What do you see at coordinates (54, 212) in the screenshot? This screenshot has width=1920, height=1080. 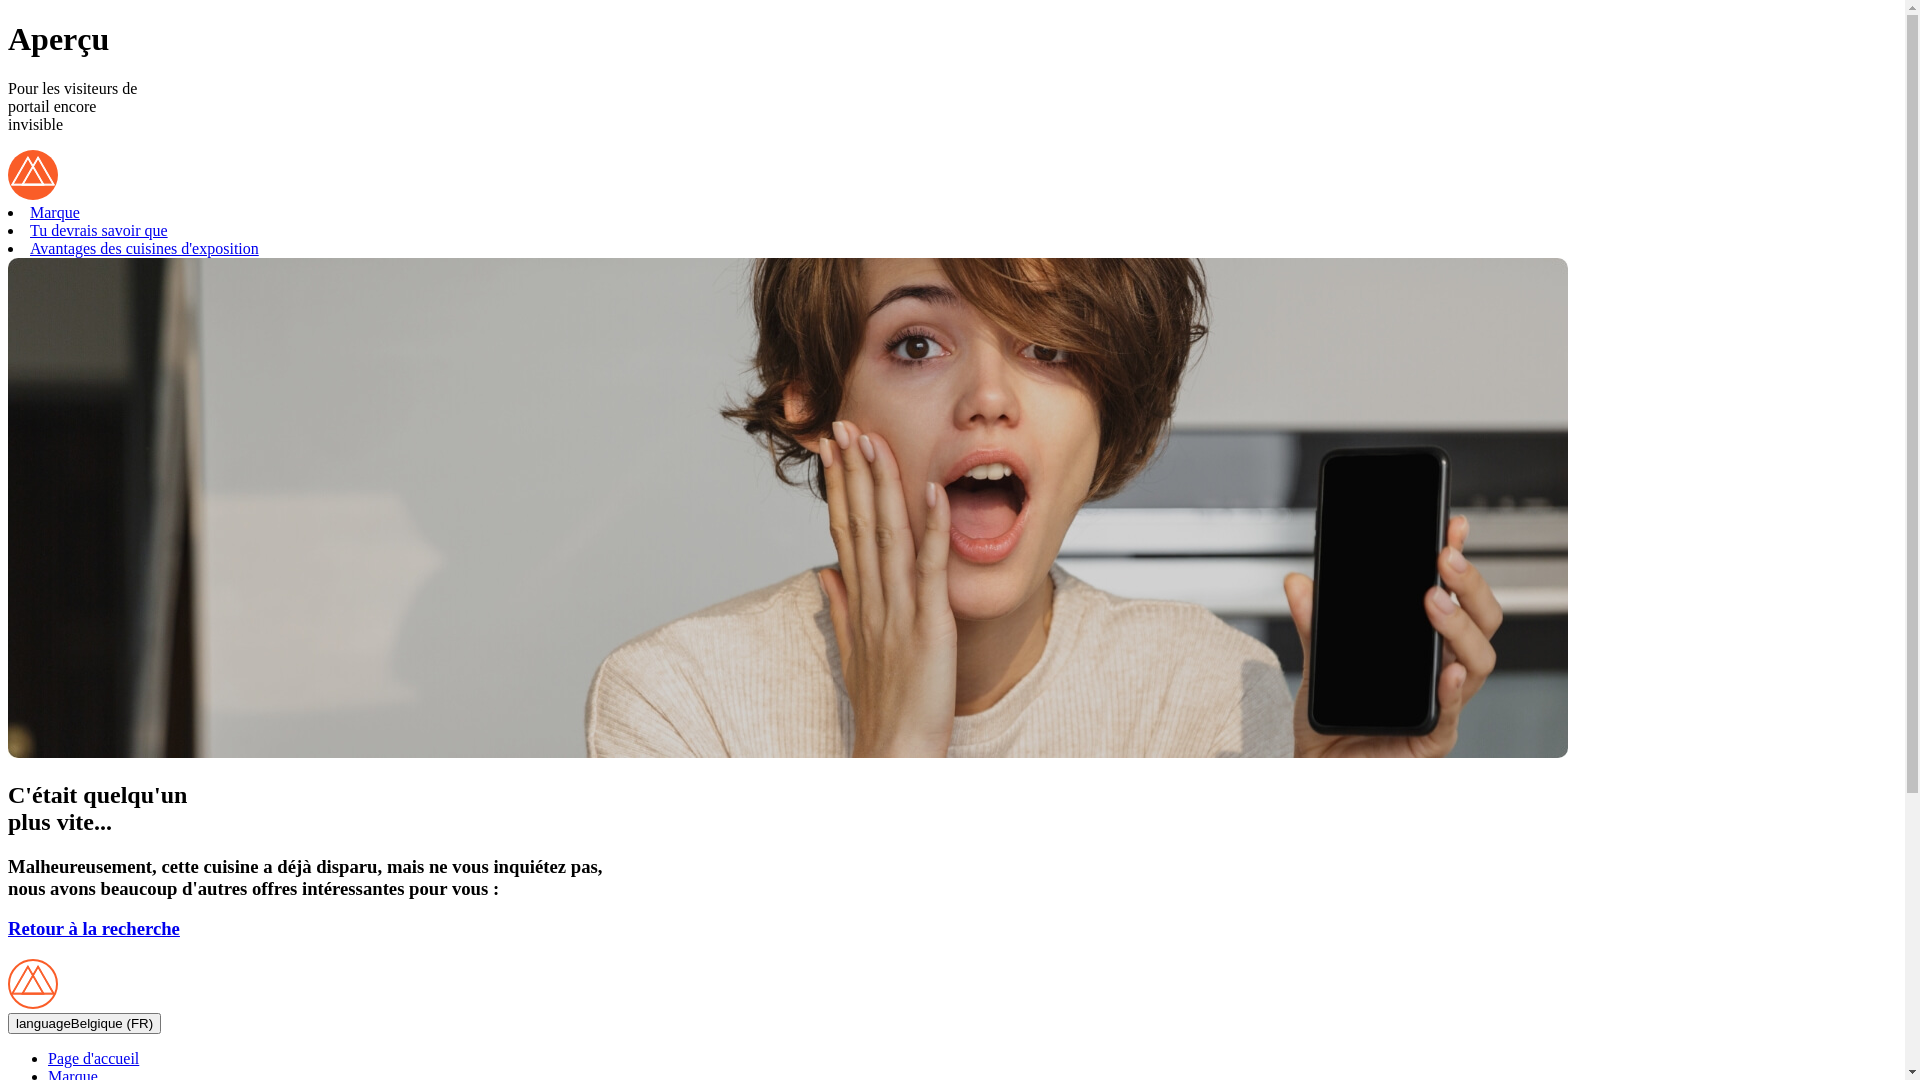 I see `'Marque'` at bounding box center [54, 212].